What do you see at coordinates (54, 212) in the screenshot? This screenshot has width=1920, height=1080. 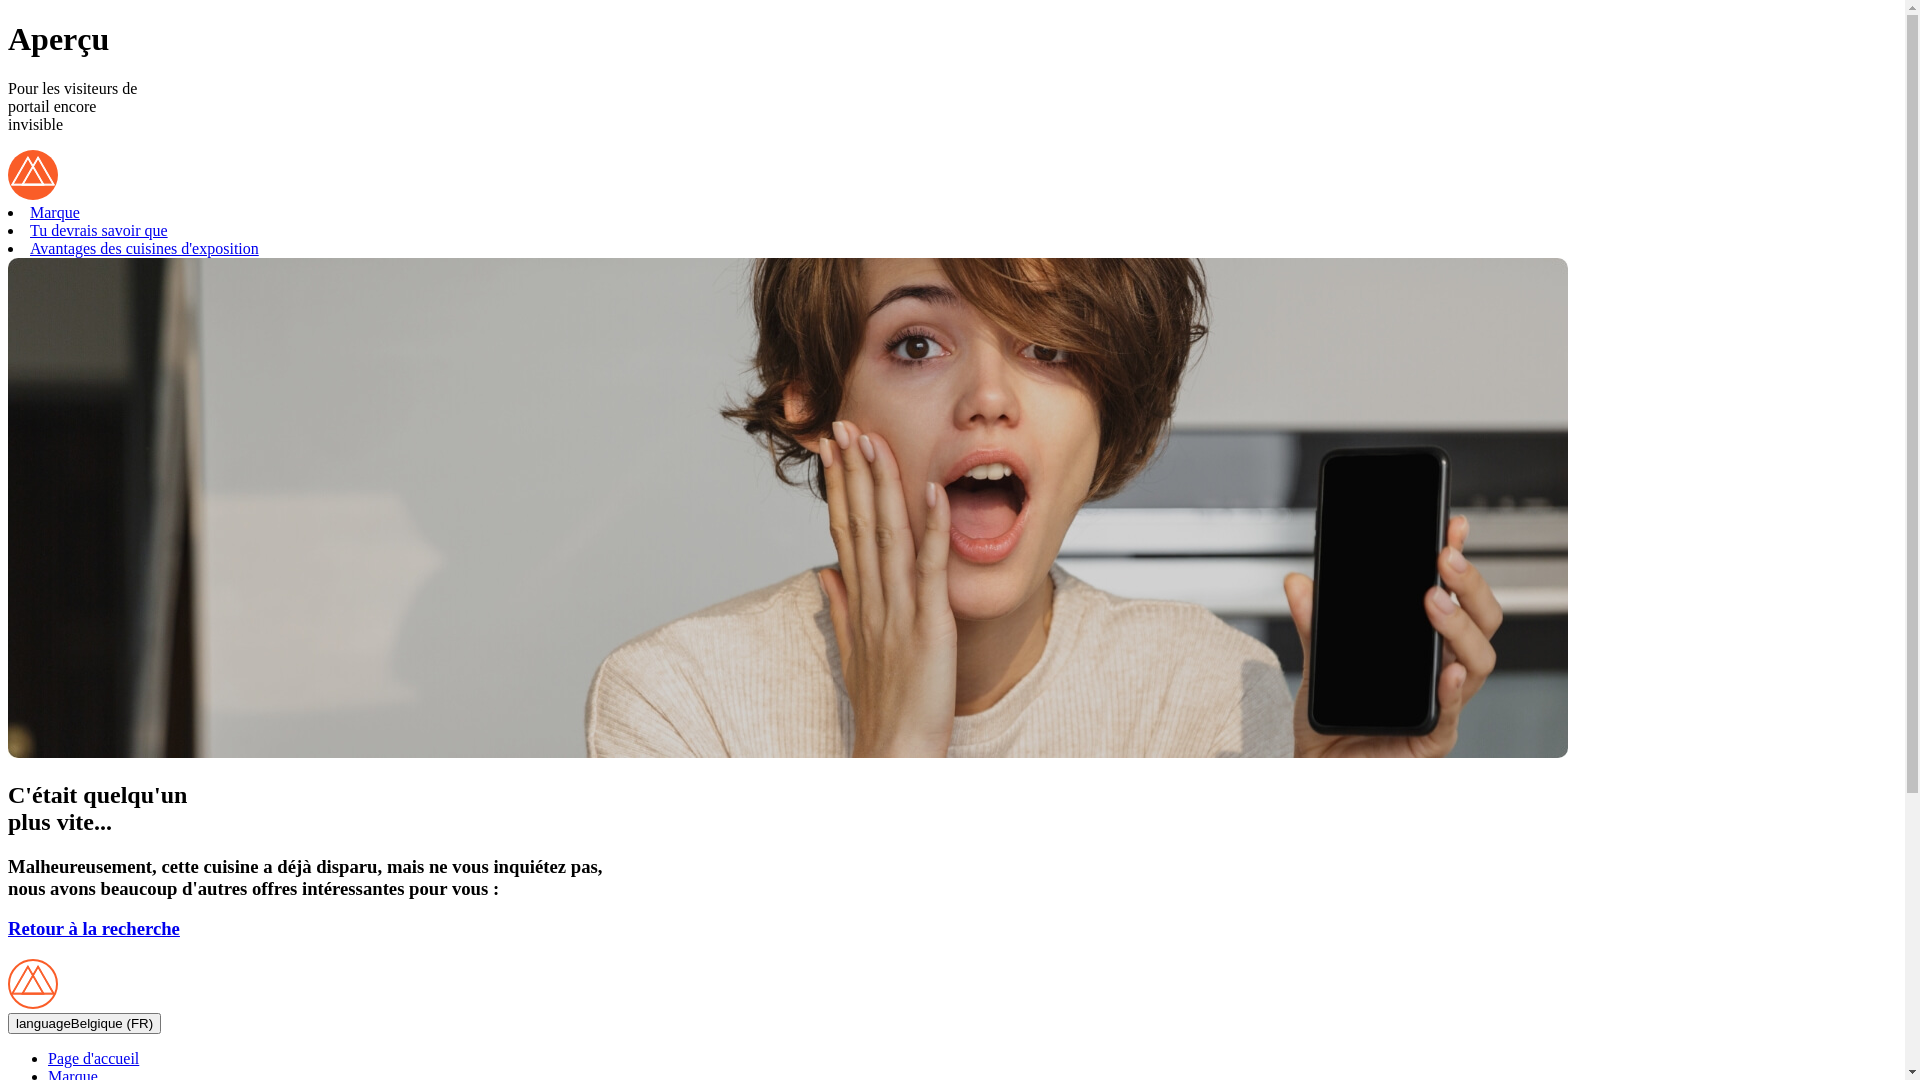 I see `'Marque'` at bounding box center [54, 212].